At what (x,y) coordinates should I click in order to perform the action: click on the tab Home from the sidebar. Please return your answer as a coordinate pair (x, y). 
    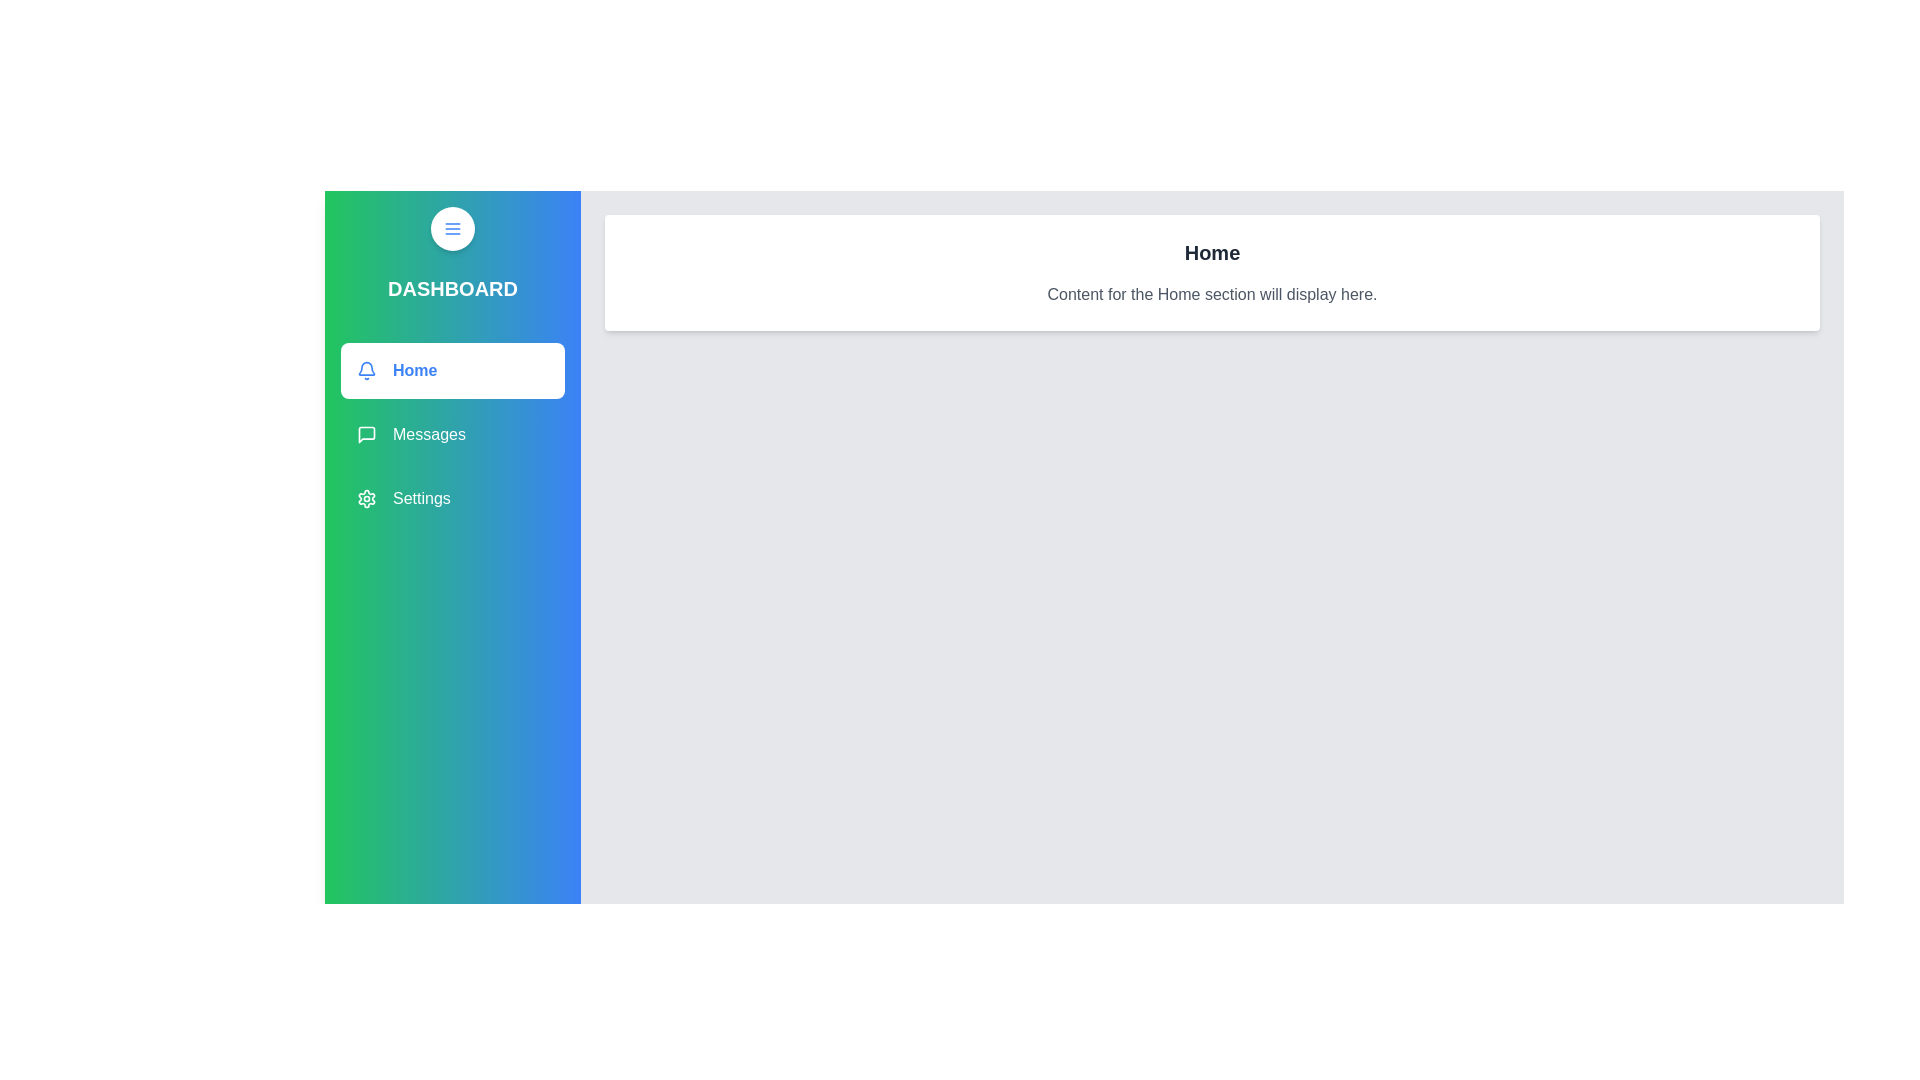
    Looking at the image, I should click on (451, 370).